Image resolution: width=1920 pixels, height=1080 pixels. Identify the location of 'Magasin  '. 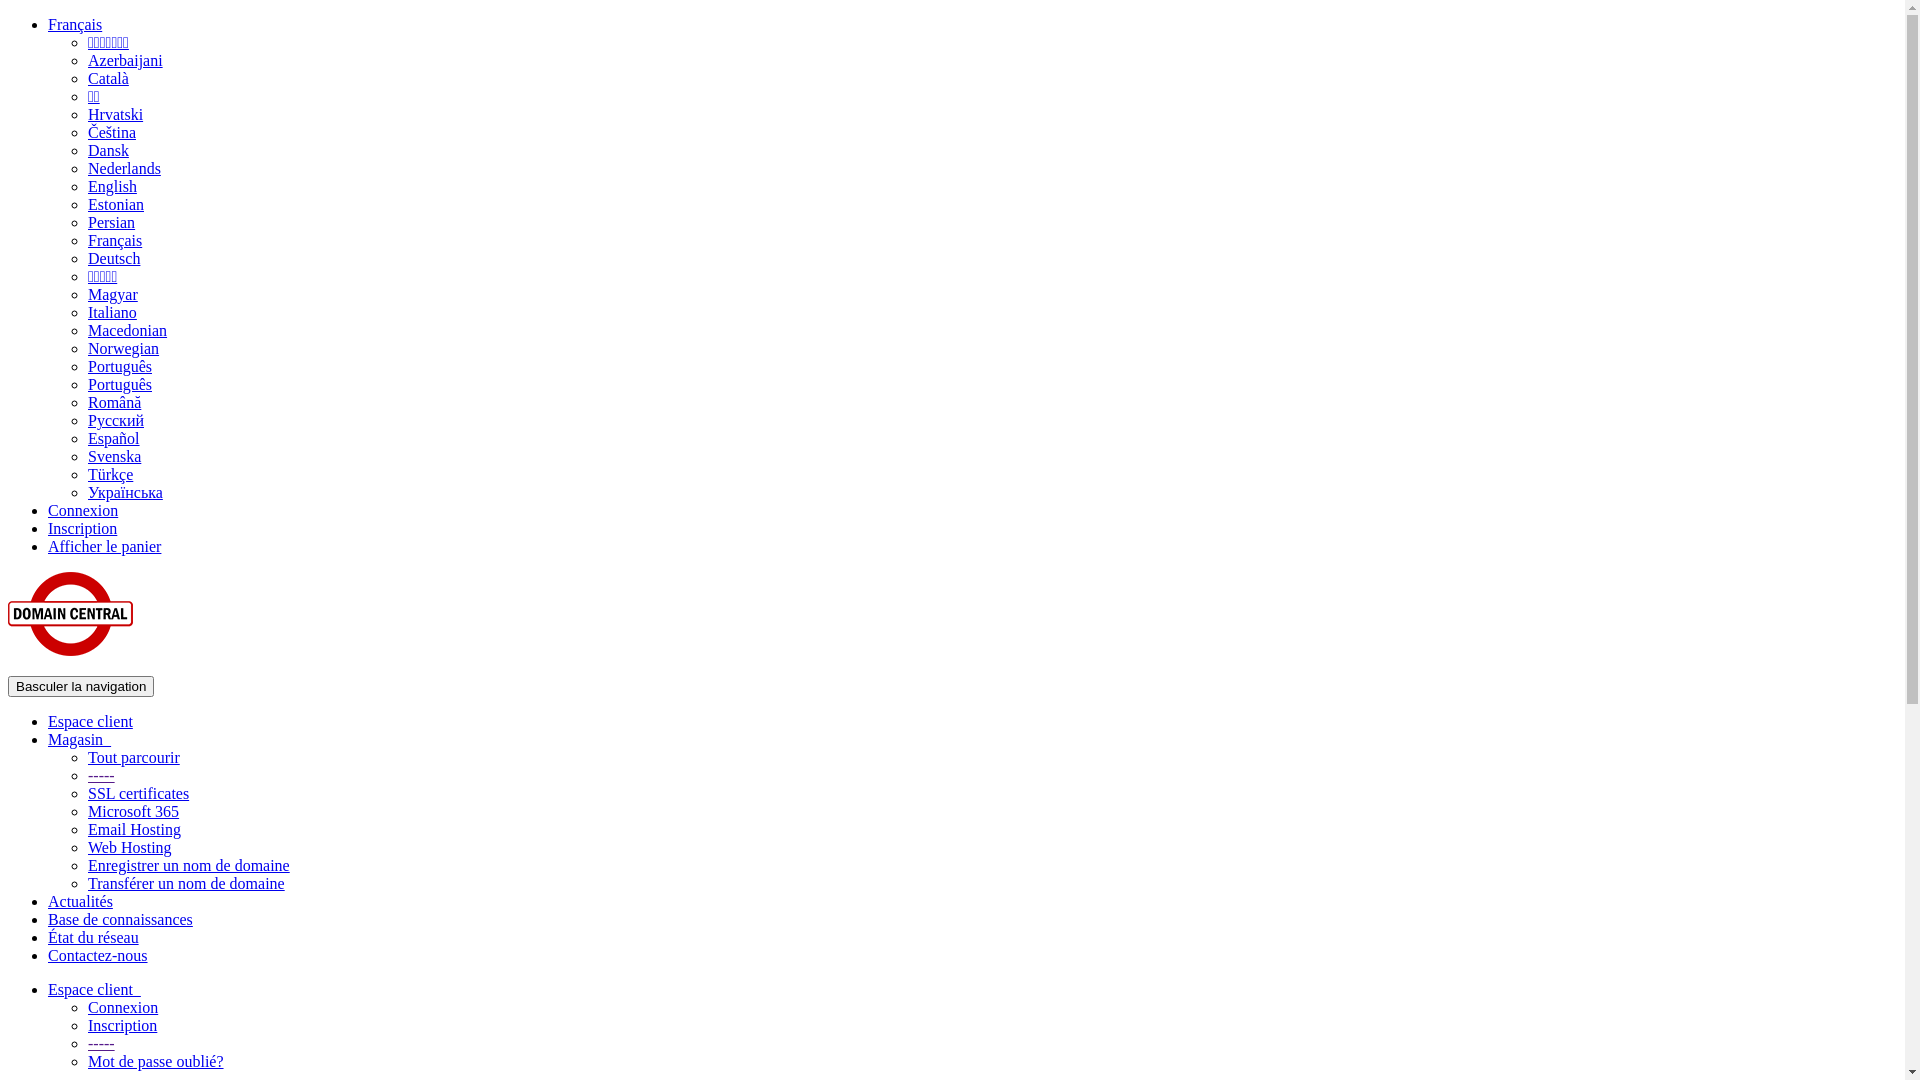
(48, 739).